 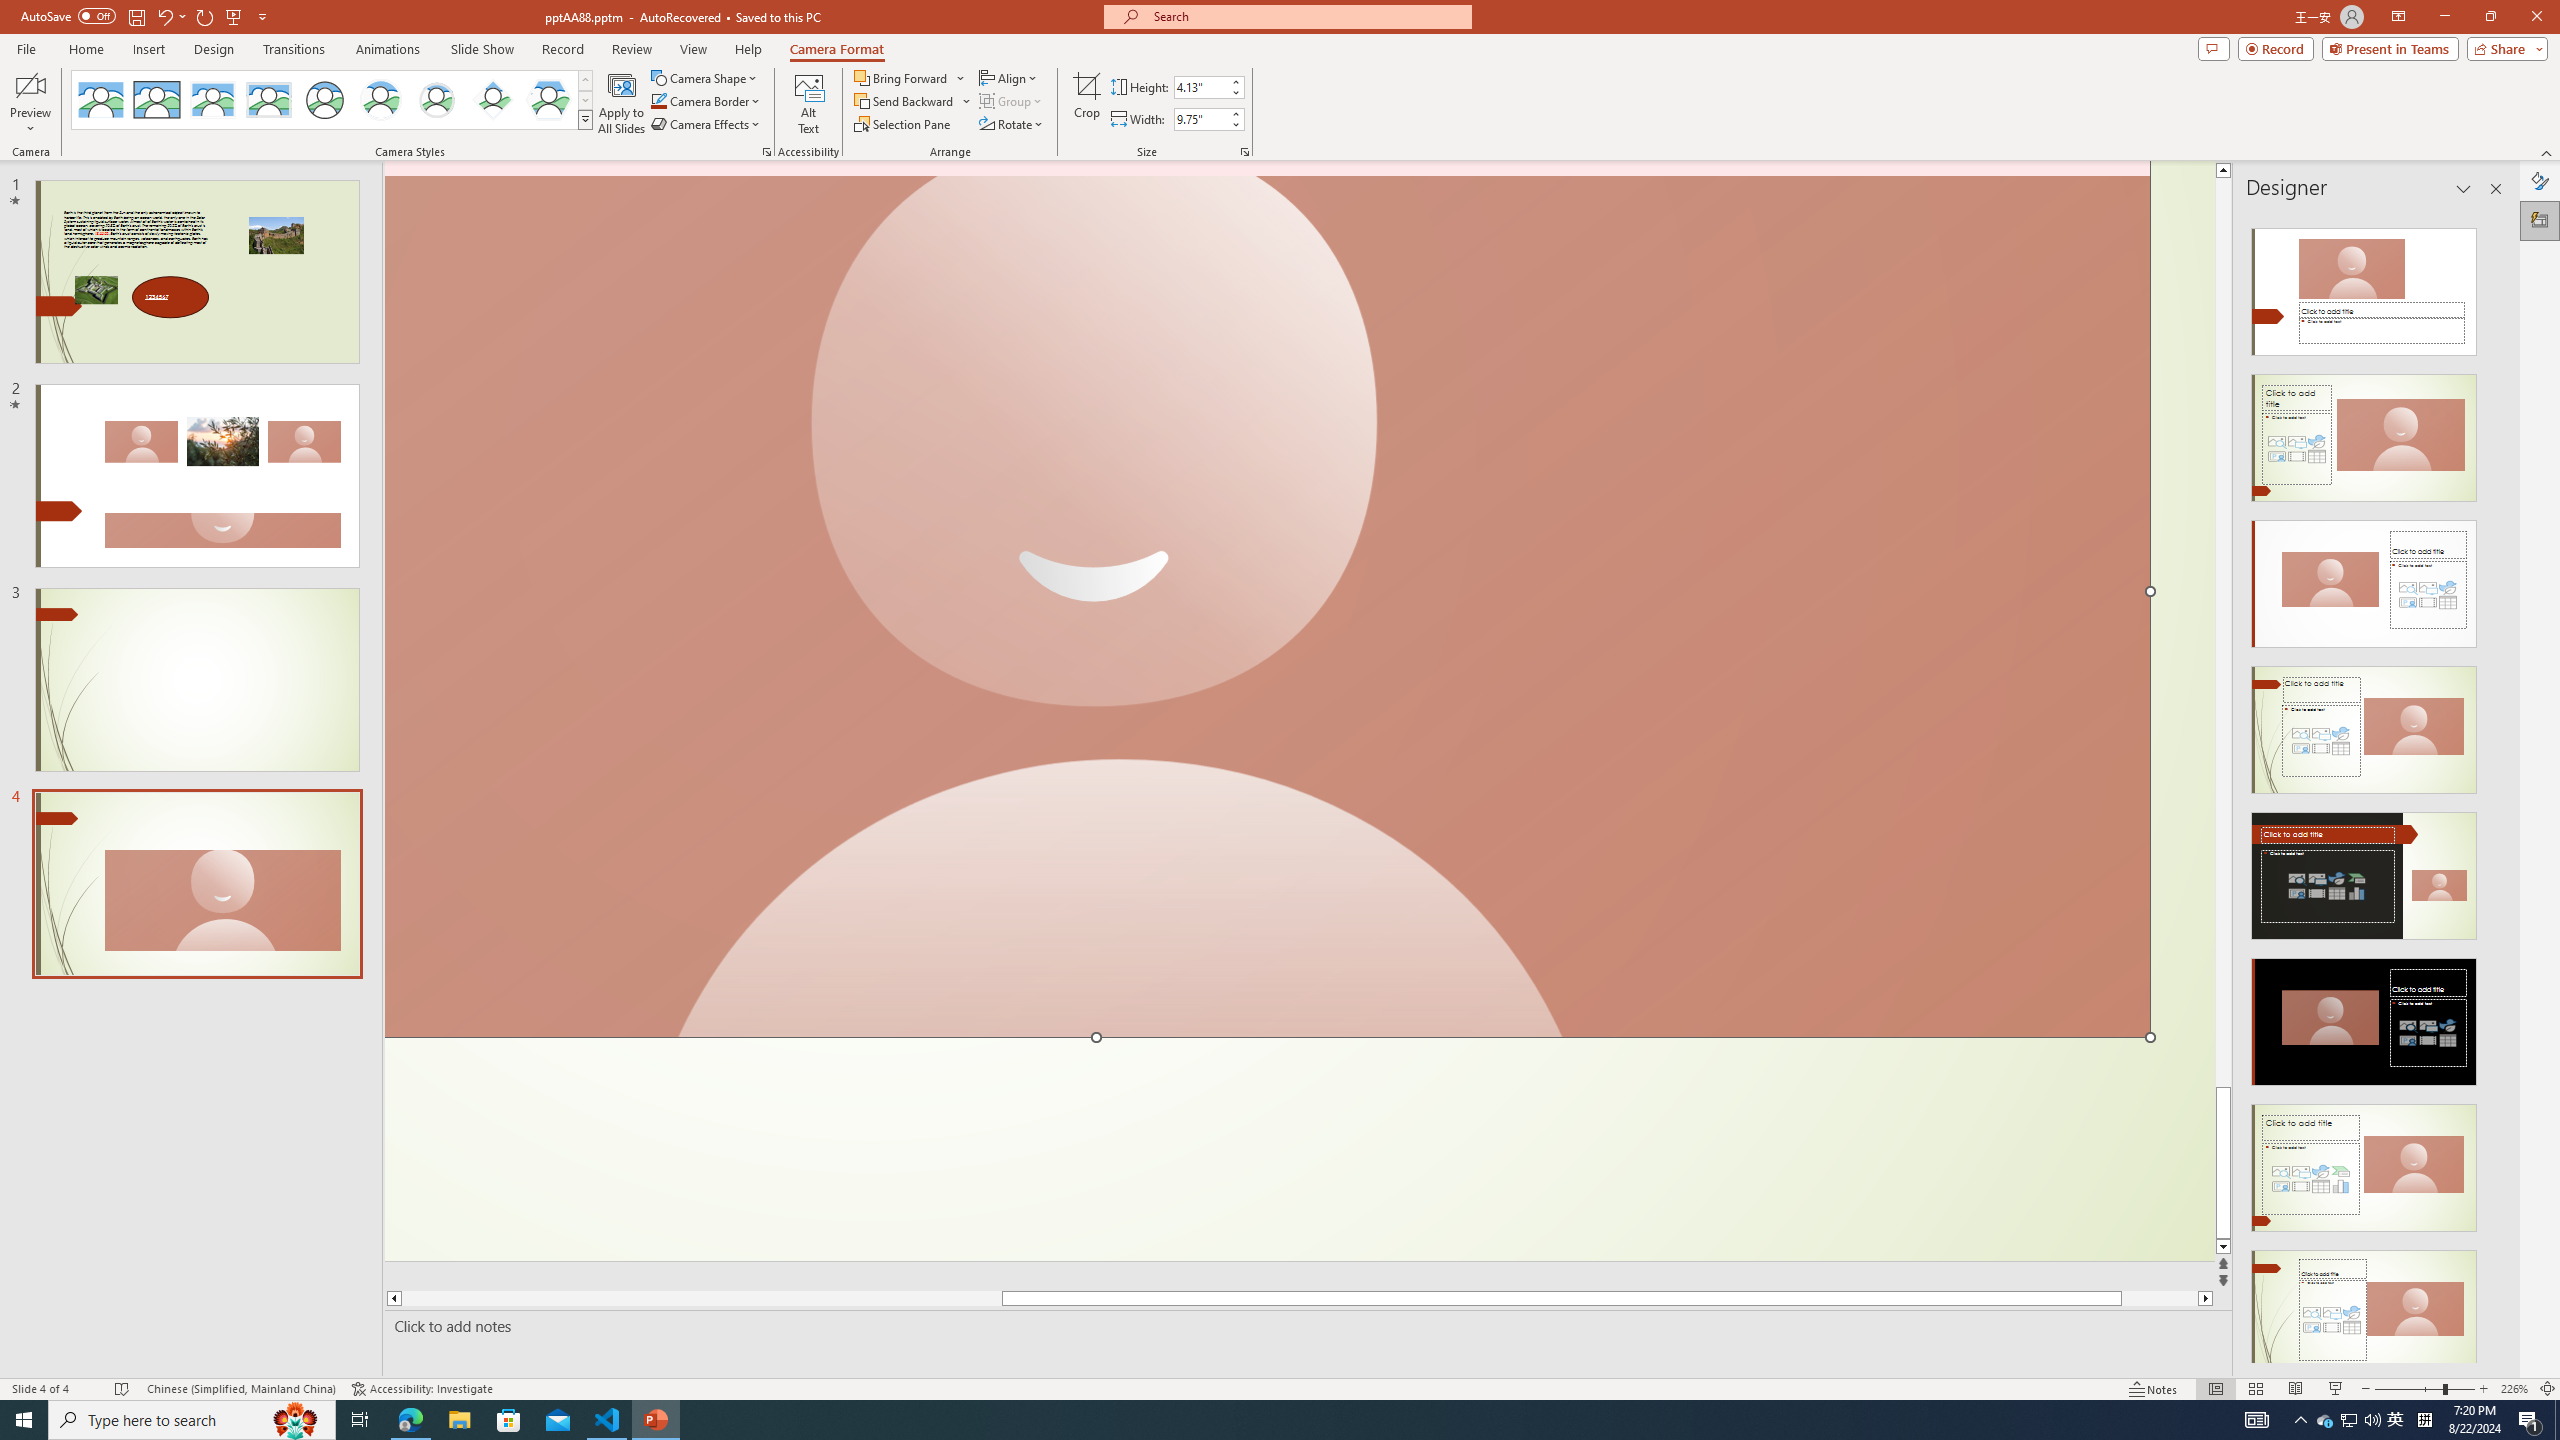 What do you see at coordinates (1199, 87) in the screenshot?
I see `'Cameo Height'` at bounding box center [1199, 87].